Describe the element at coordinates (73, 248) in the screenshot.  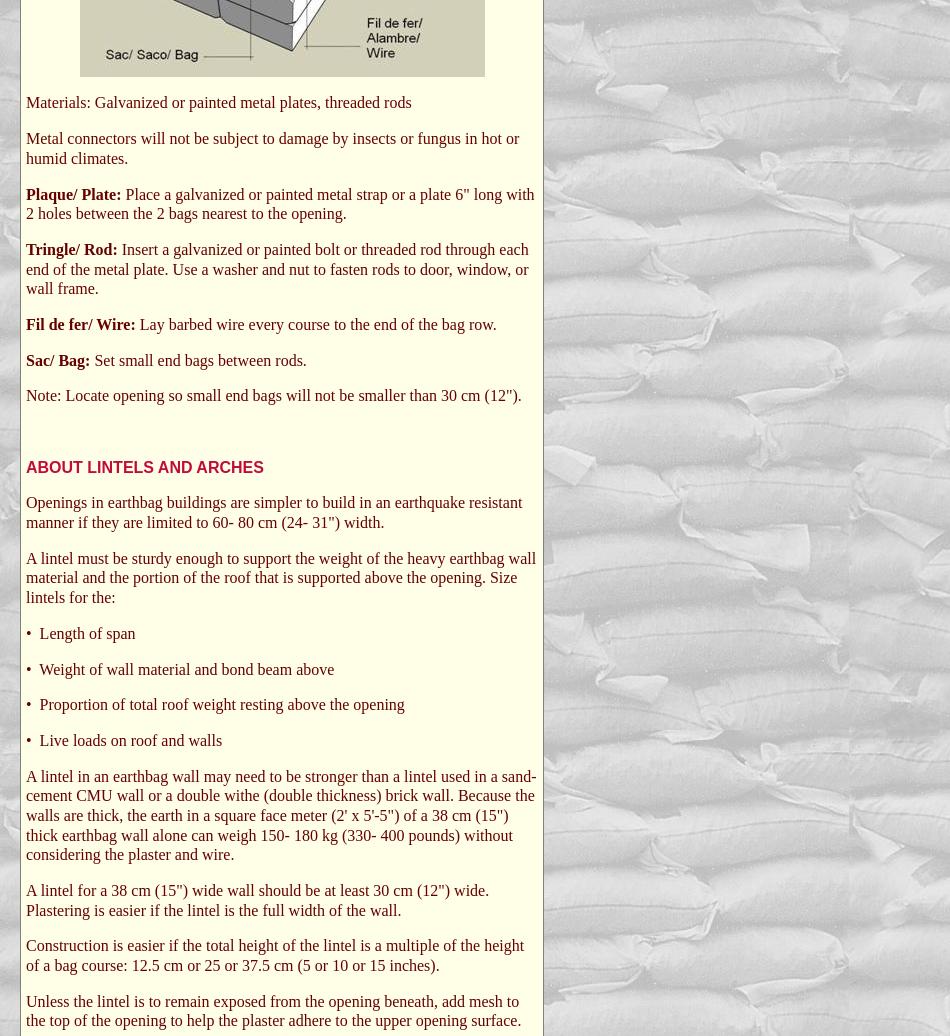
I see `'Tringle/ Rod:'` at that location.